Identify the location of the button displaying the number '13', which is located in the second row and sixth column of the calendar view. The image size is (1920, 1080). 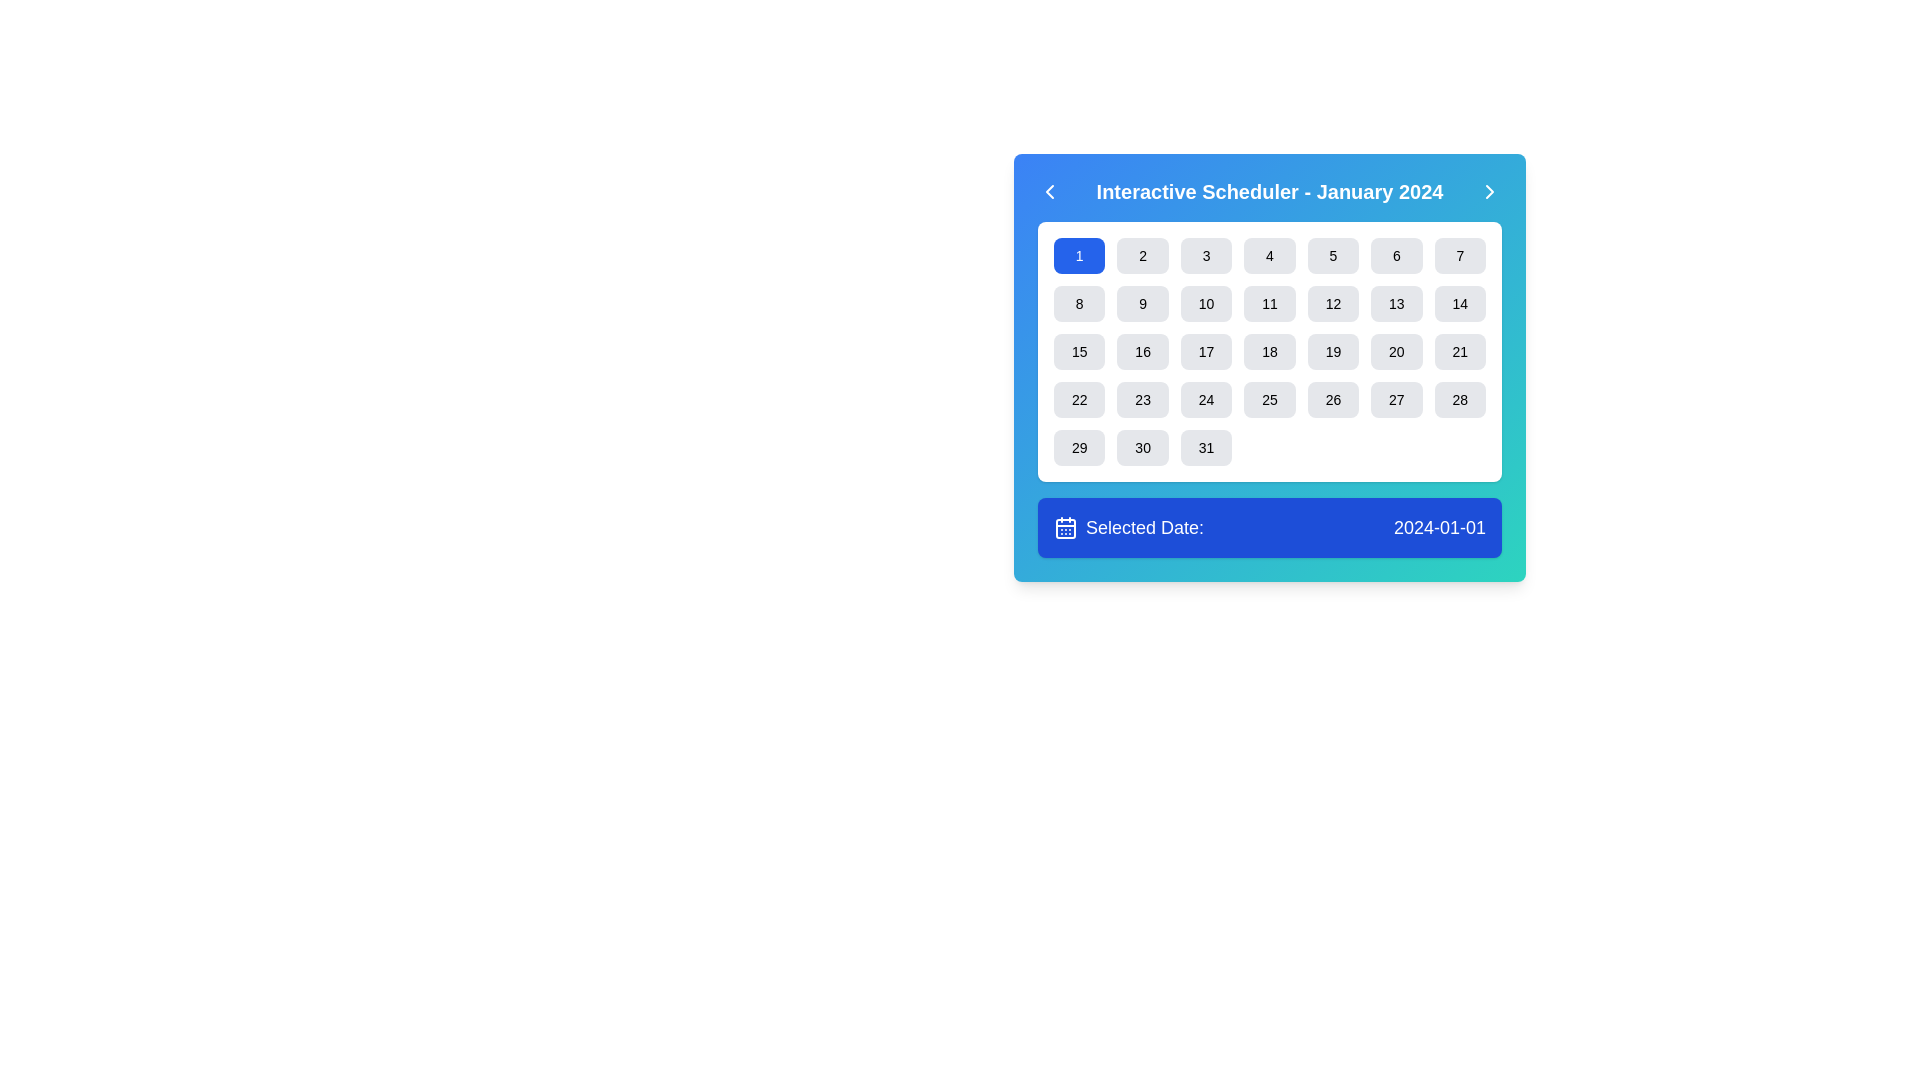
(1395, 304).